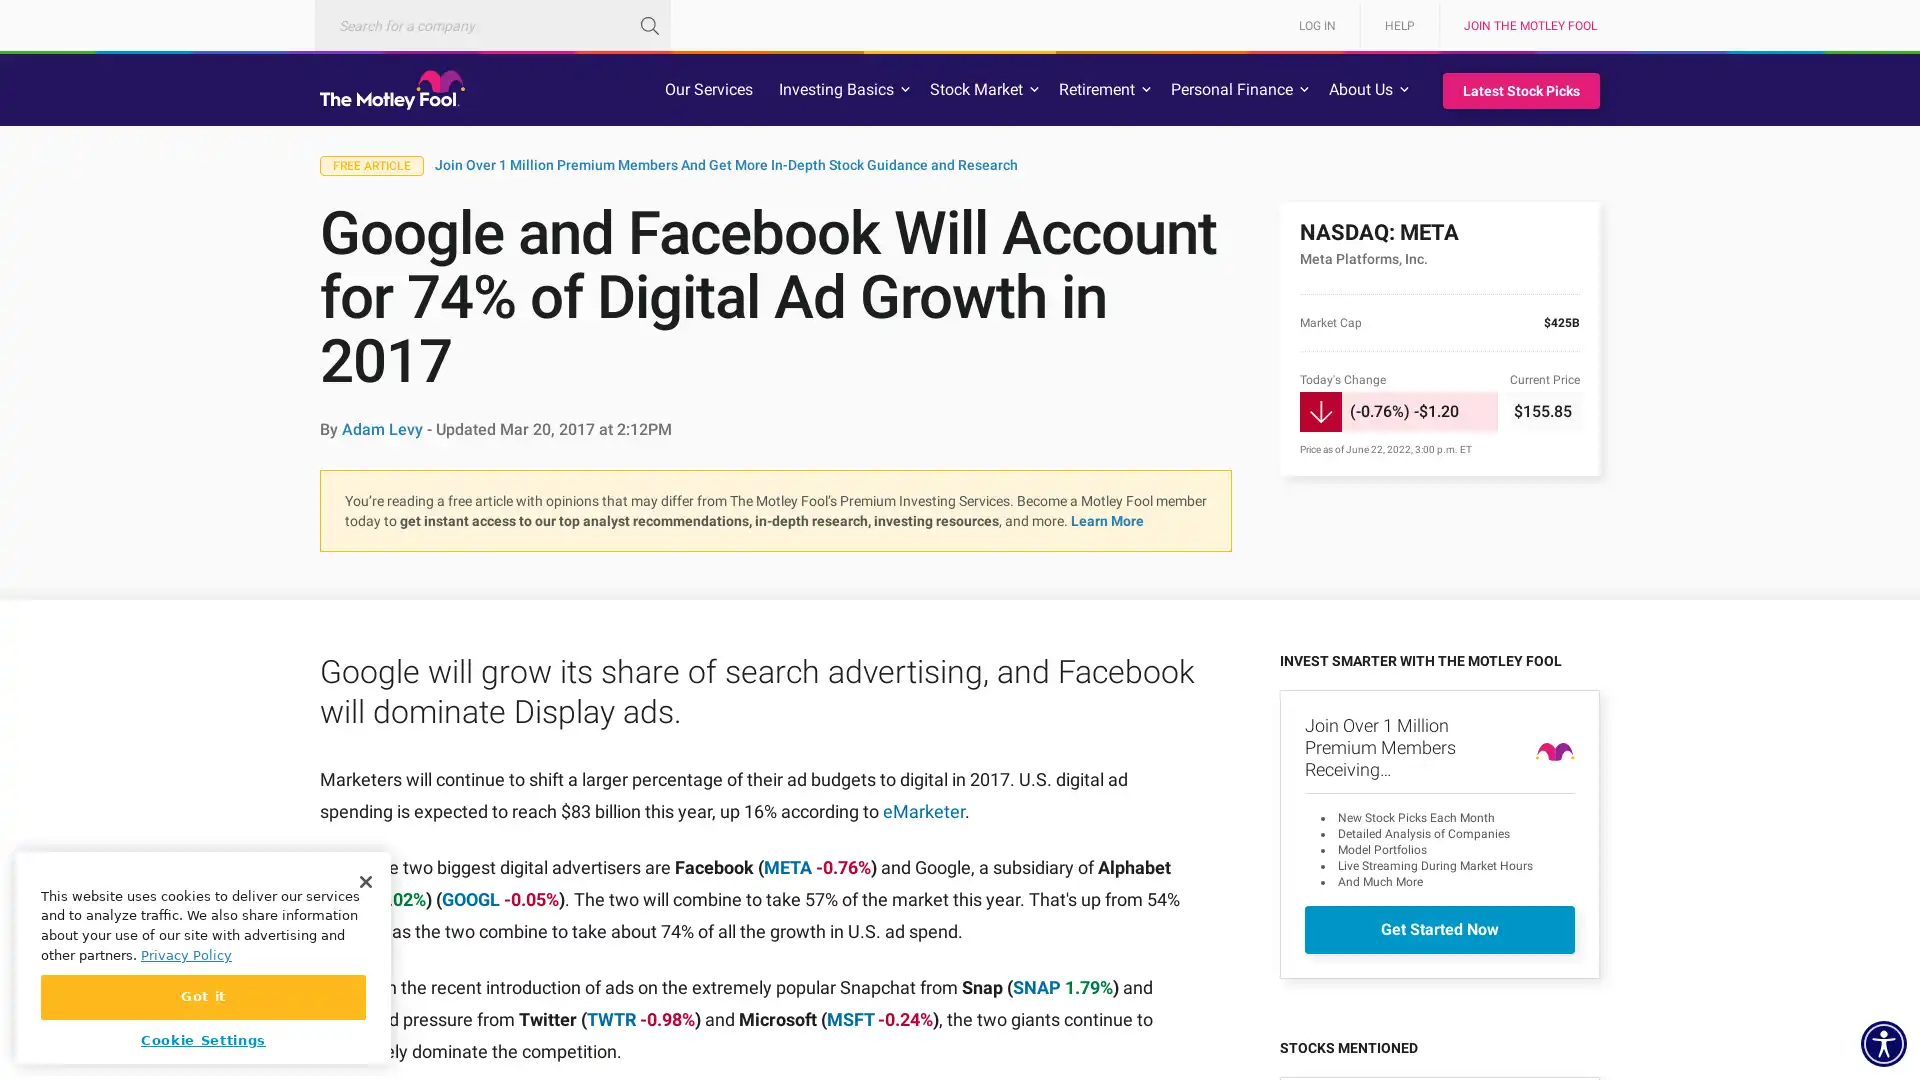  I want to click on Cookie Settings, so click(203, 1039).